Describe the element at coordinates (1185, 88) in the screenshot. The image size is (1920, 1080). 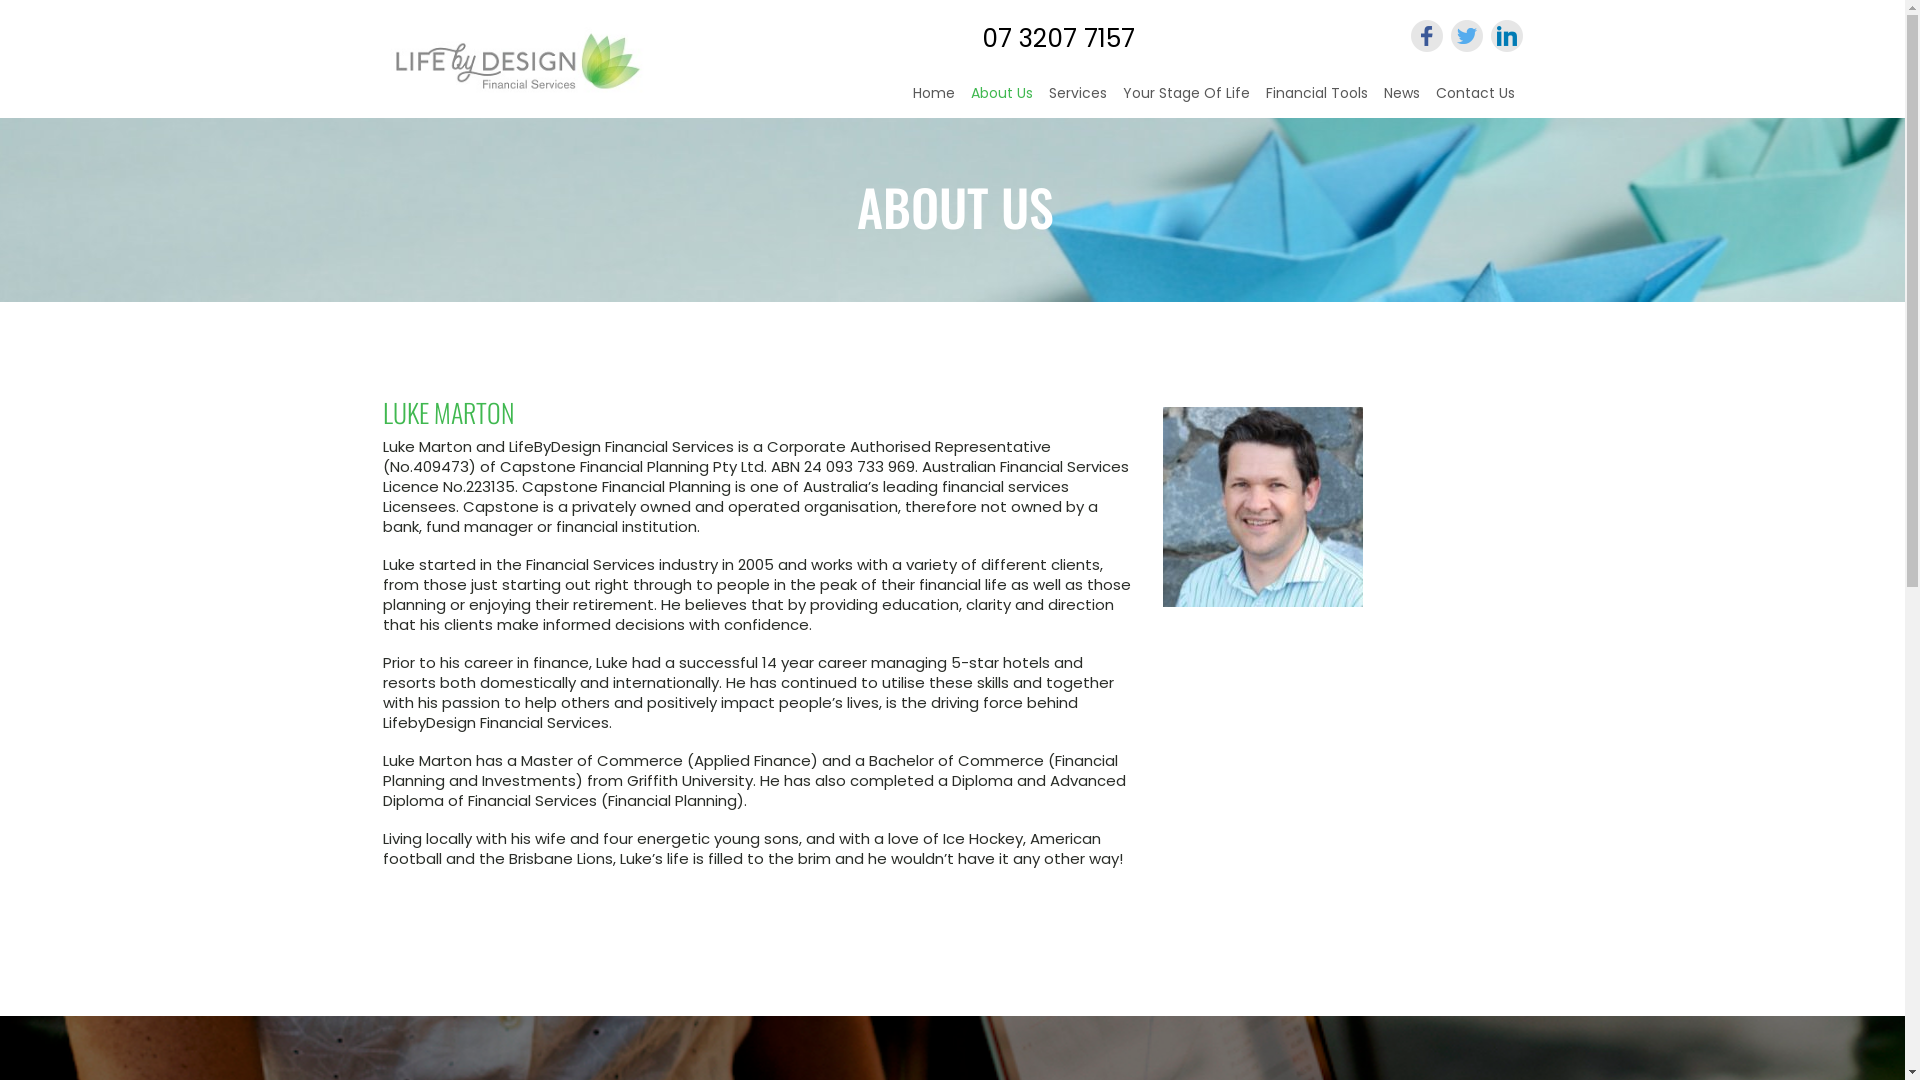
I see `'Your Stage Of Life'` at that location.